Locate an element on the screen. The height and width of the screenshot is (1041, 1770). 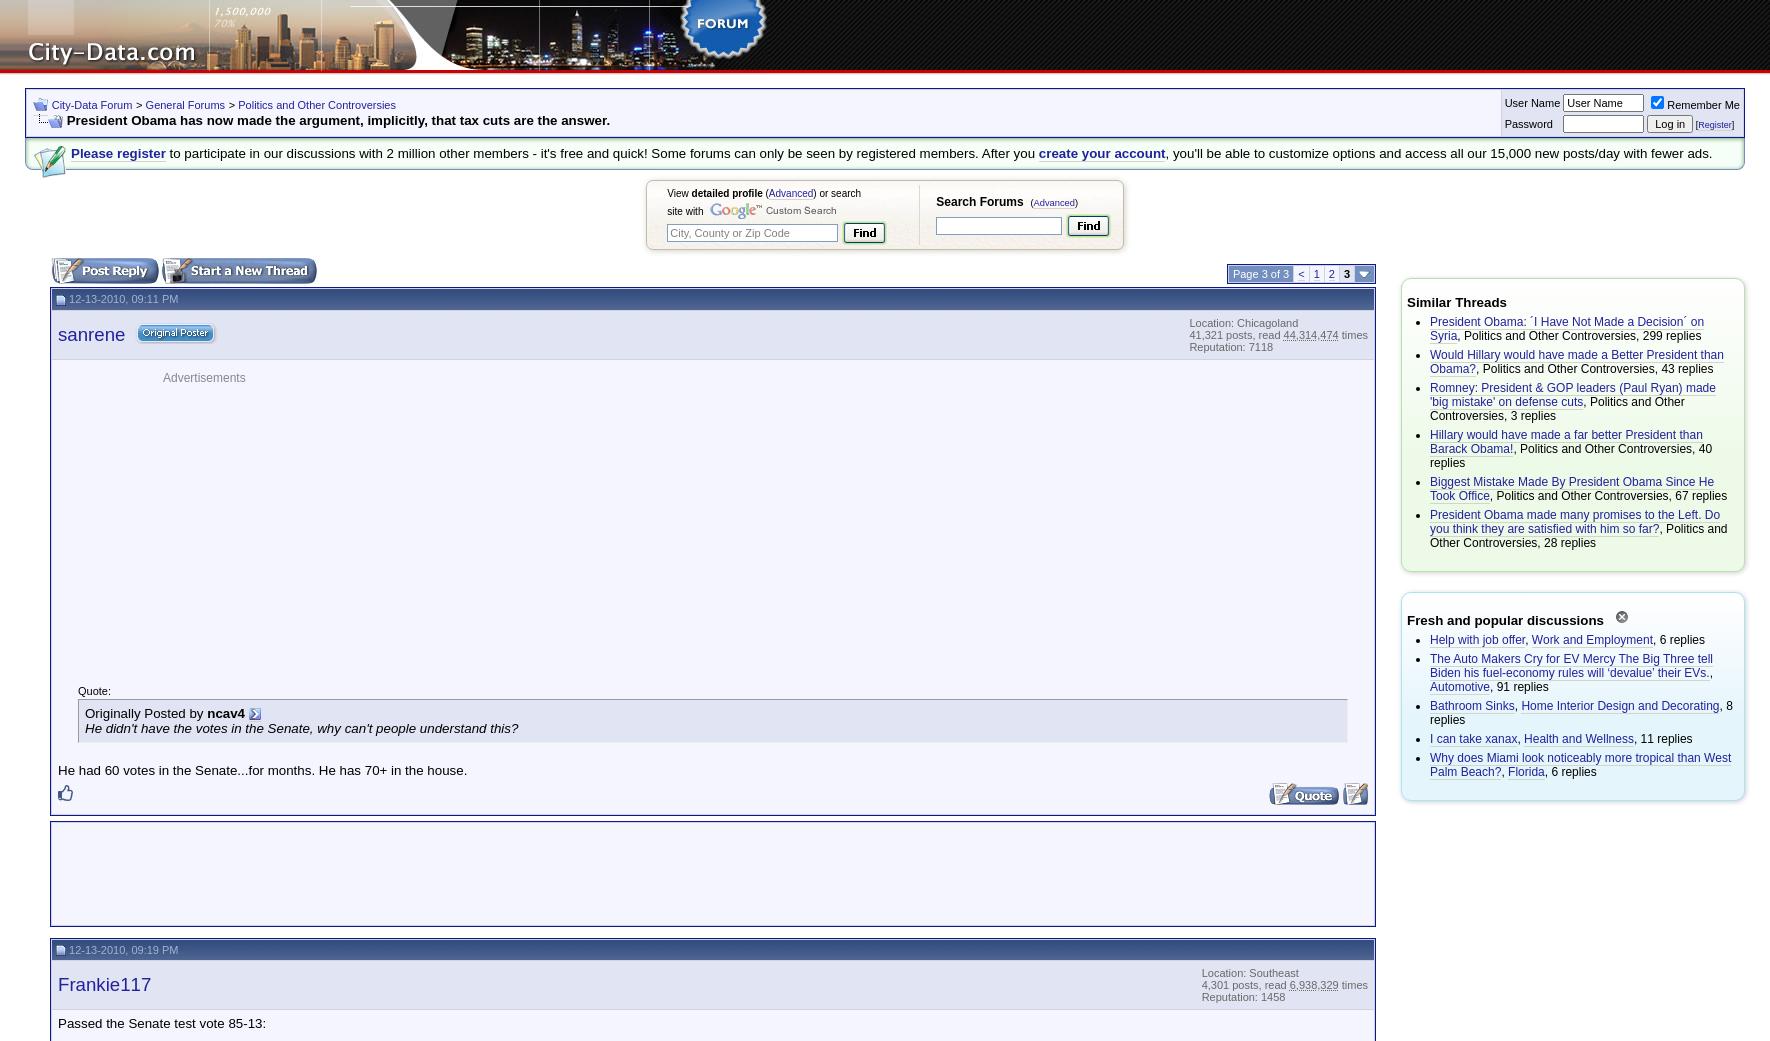
', you'll be able to customize options and access all our 15,000 new posts/day with fewer ads.' is located at coordinates (1438, 153).